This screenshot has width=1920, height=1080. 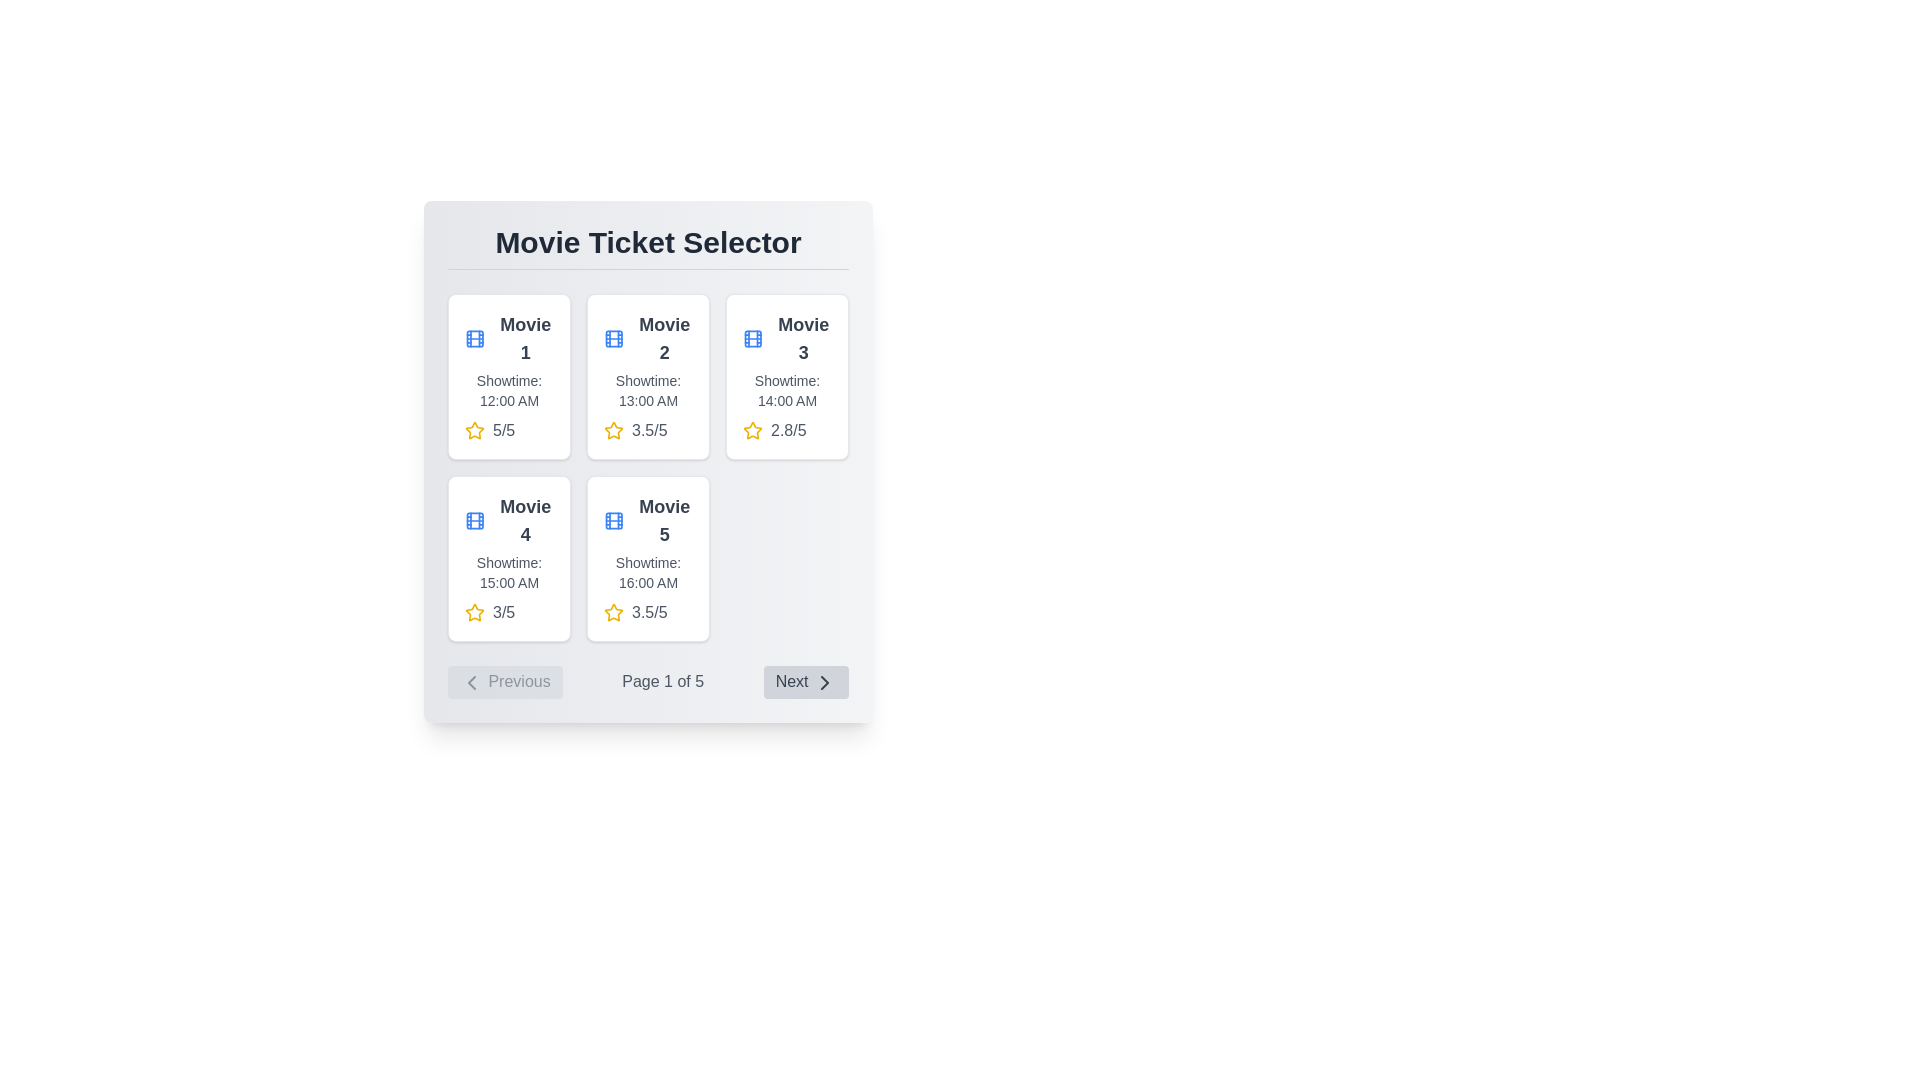 I want to click on on the movie summary card located in the first column of the first row of the grid layout, so click(x=509, y=377).